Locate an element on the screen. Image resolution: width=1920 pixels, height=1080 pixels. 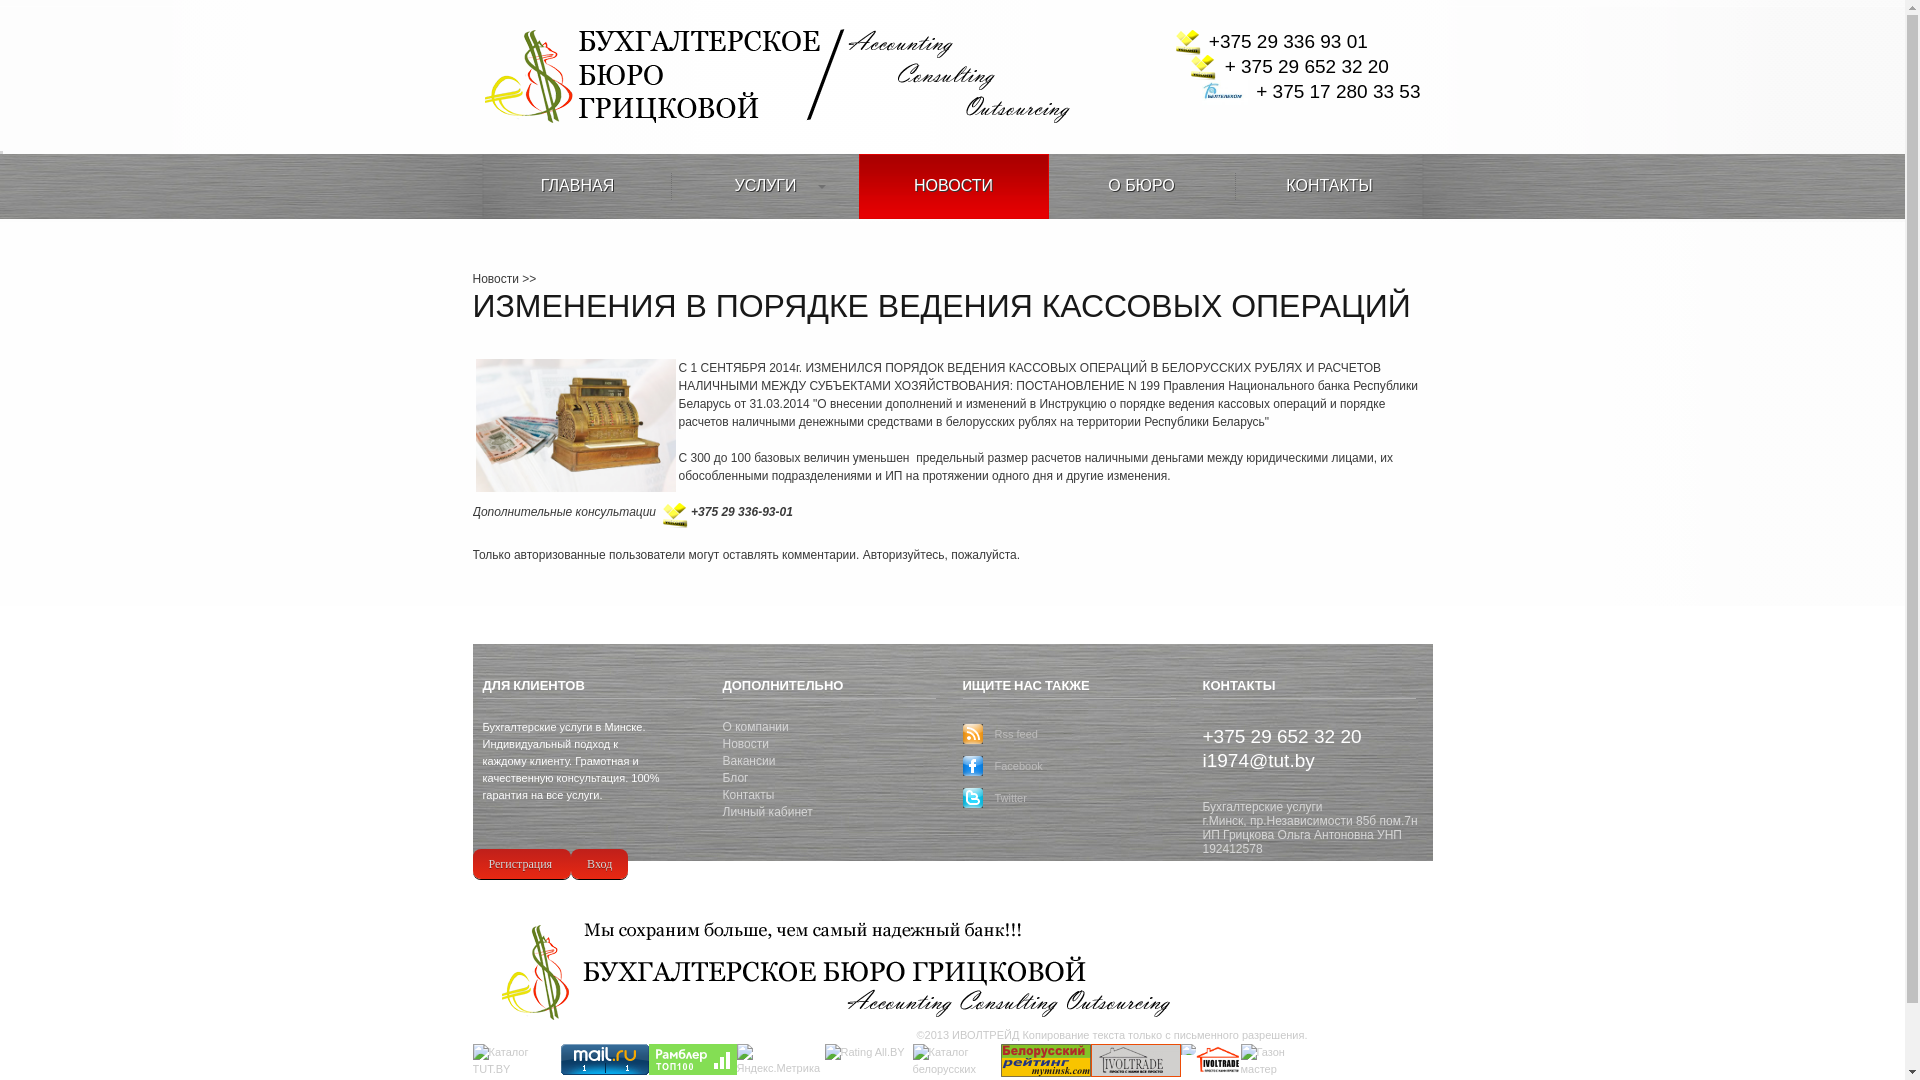
'Rss feed' is located at coordinates (1015, 733).